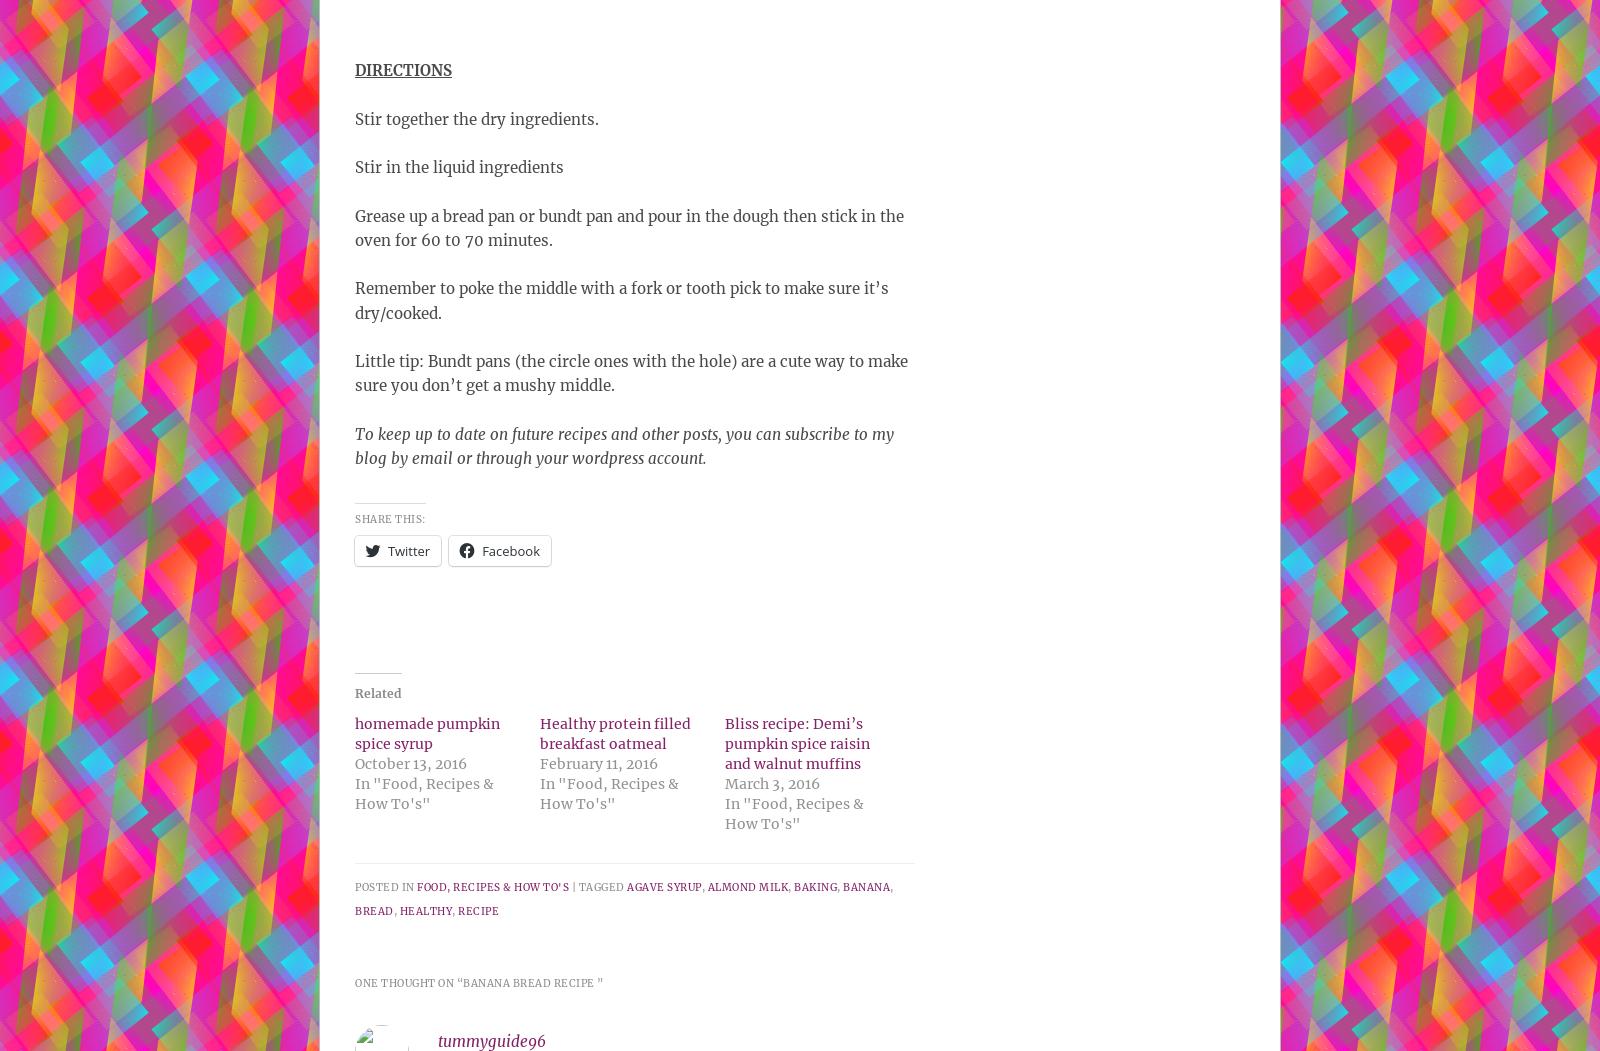 Image resolution: width=1600 pixels, height=1051 pixels. I want to click on 'Remember to poke the middle with a fork or tooth pick to make sure it’s dry/cooked.', so click(622, 299).